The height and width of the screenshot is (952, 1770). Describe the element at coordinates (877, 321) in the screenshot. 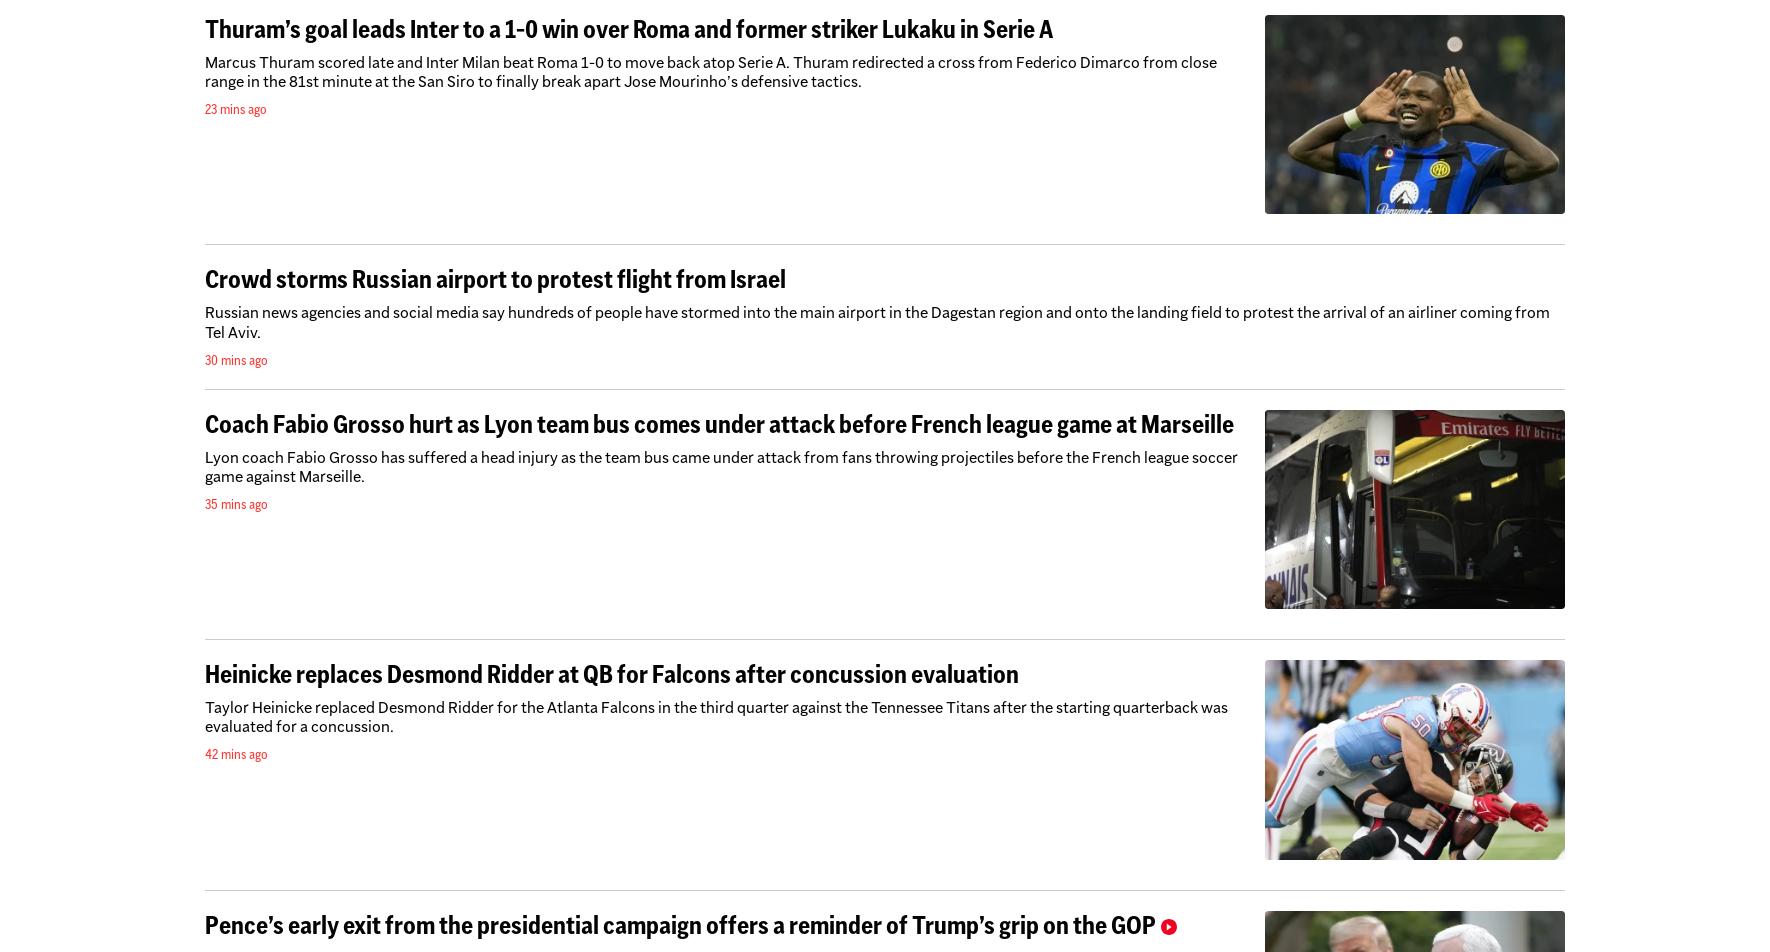

I see `'Russian news agencies and social media say hundreds of people have stormed into the main airport in the Dagestan region and onto the landing field to protest the arrival of an airliner coming from Tel Aviv.'` at that location.